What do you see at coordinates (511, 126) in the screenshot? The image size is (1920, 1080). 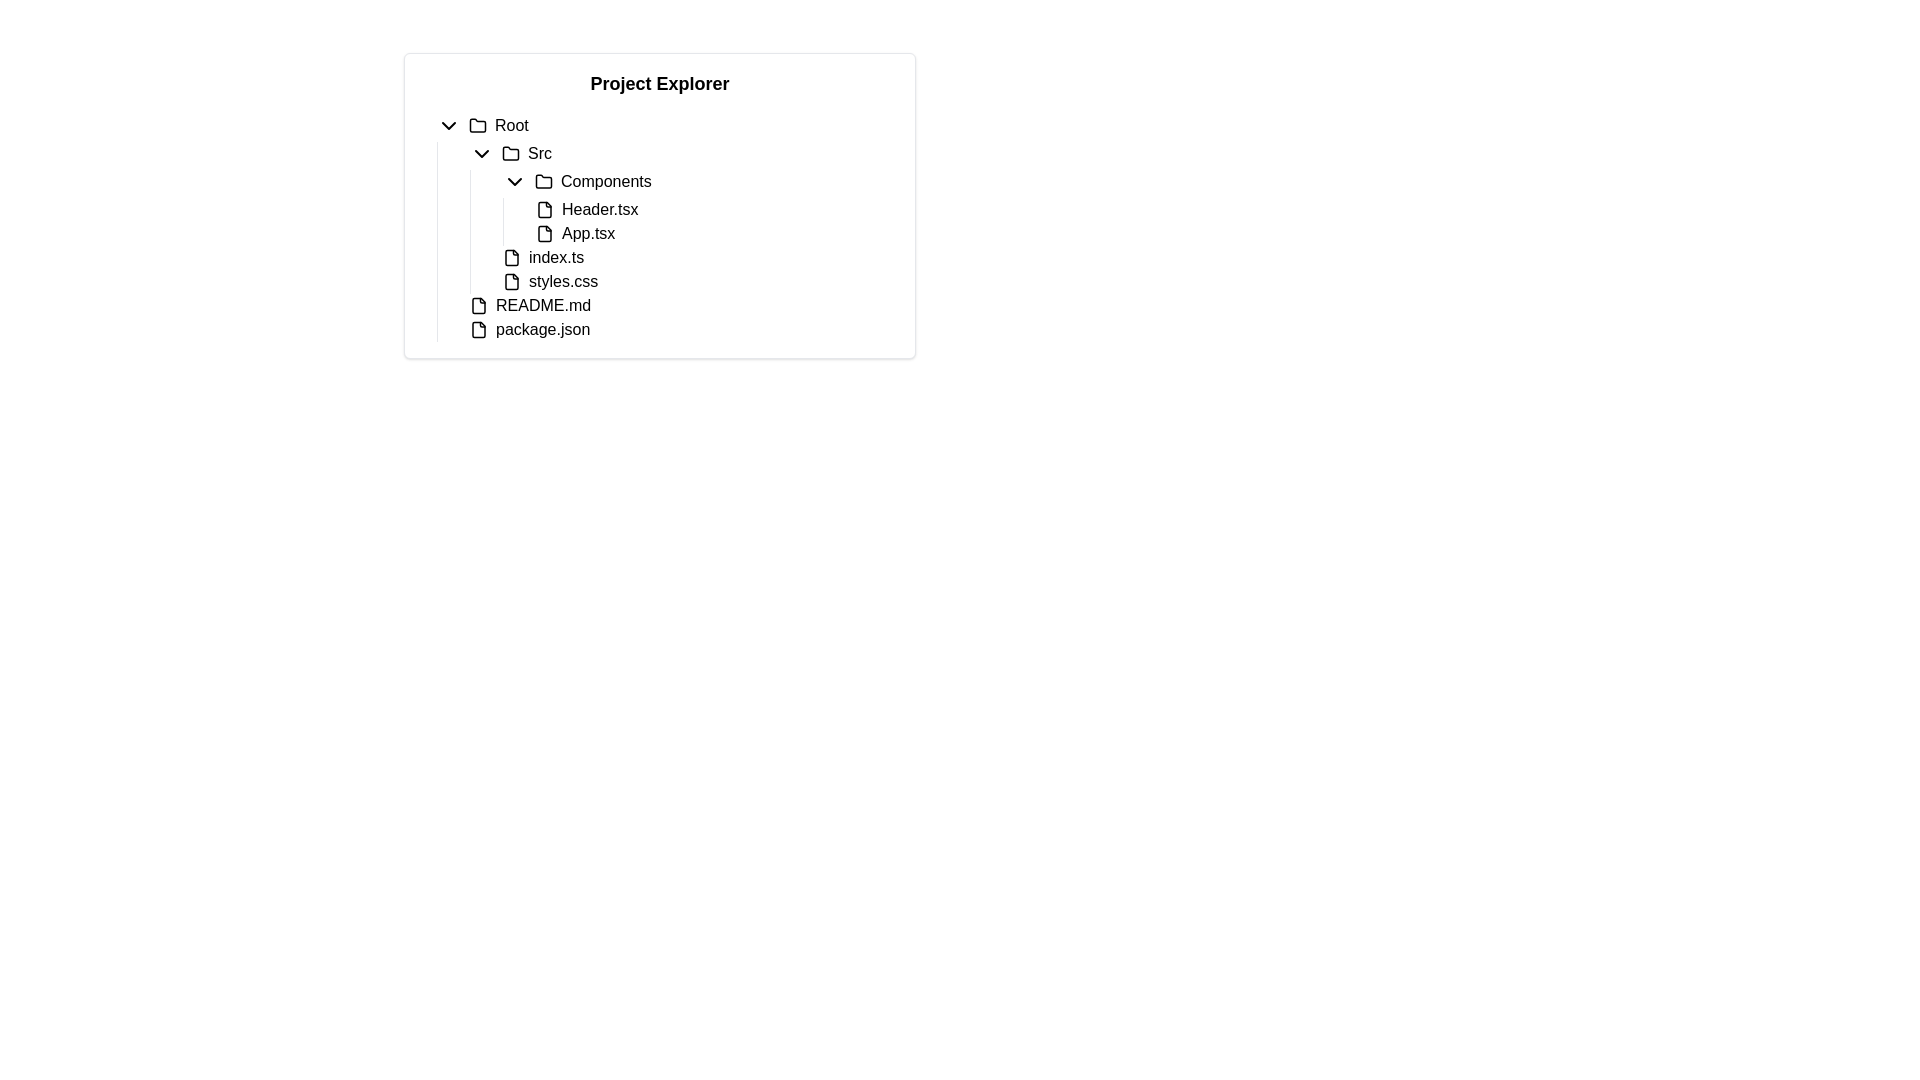 I see `the 'Root' label in the Project Explorer` at bounding box center [511, 126].